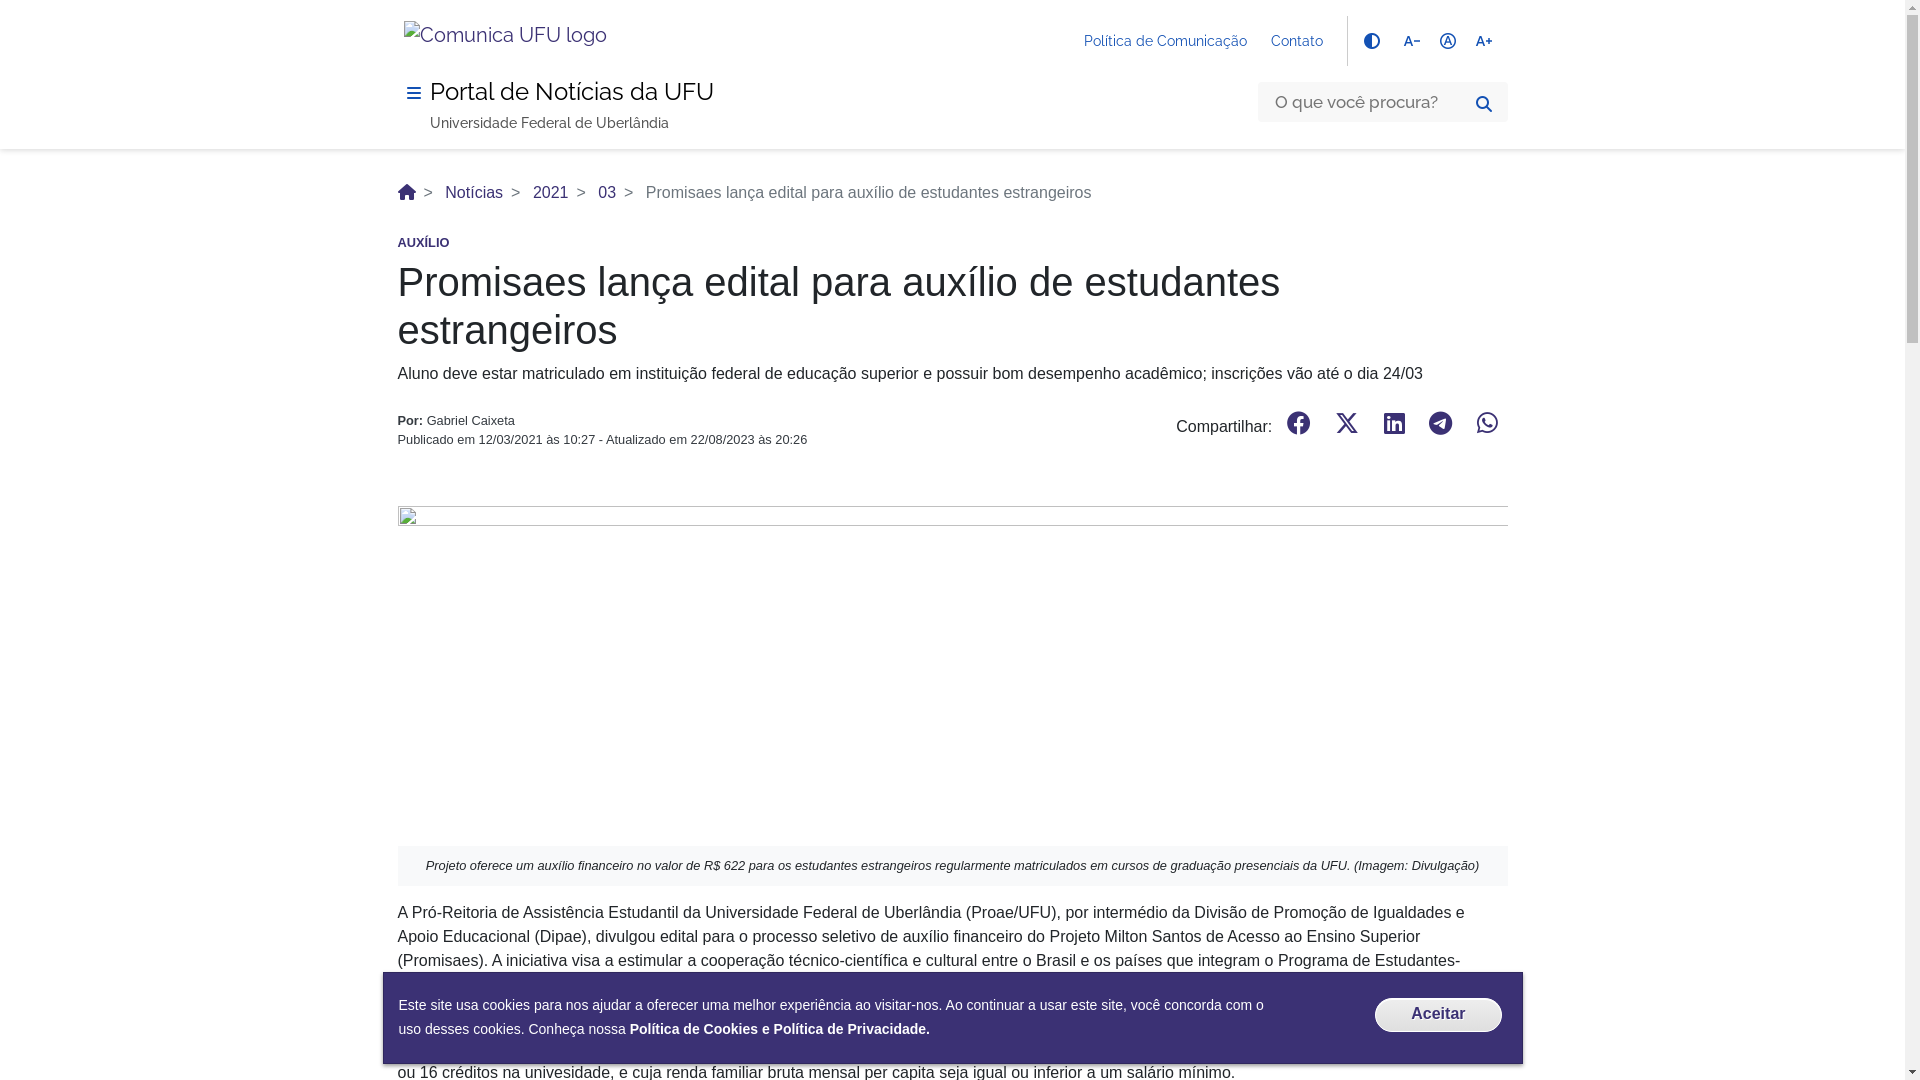 The width and height of the screenshot is (1920, 1080). I want to click on '03', so click(597, 192).